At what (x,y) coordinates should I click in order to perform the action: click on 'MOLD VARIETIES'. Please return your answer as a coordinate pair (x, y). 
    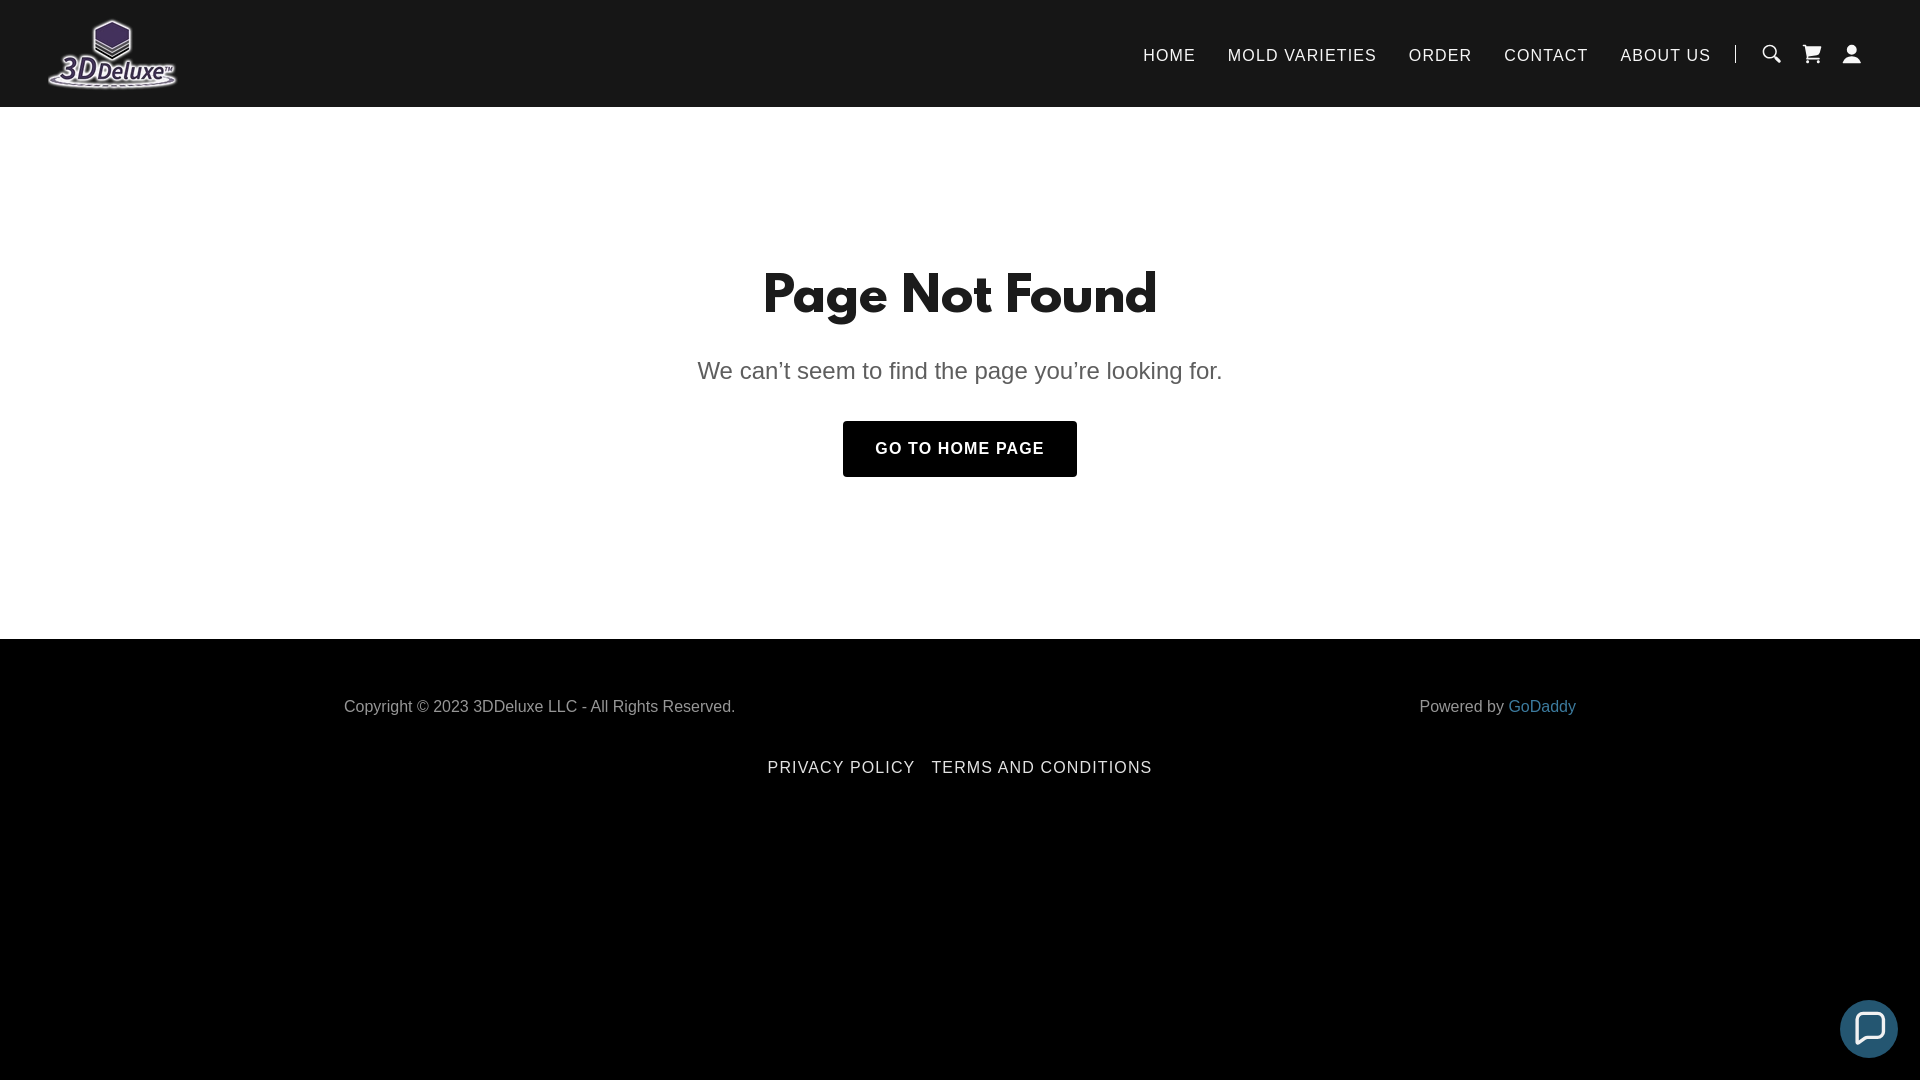
    Looking at the image, I should click on (1302, 55).